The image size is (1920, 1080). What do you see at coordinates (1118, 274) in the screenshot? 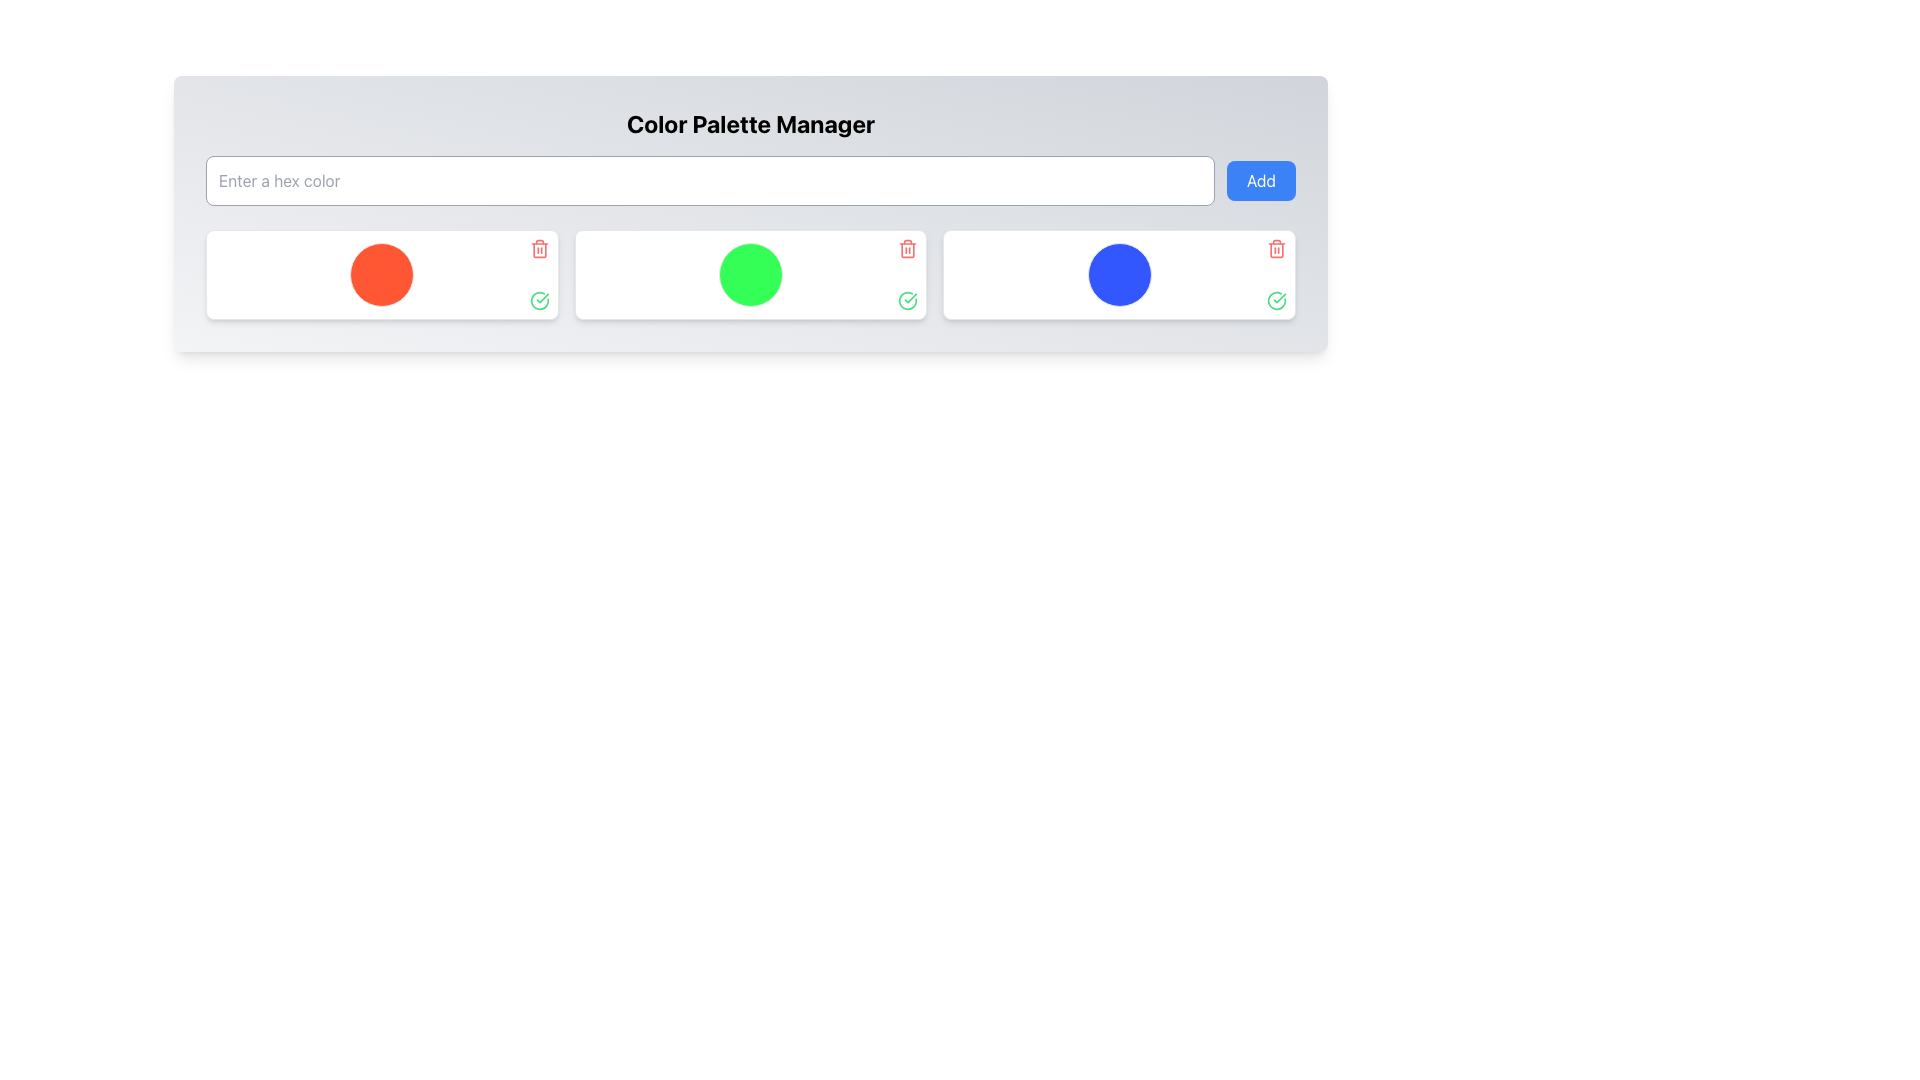
I see `the blue circle in the color palette tool located in the third column of the grid layout` at bounding box center [1118, 274].